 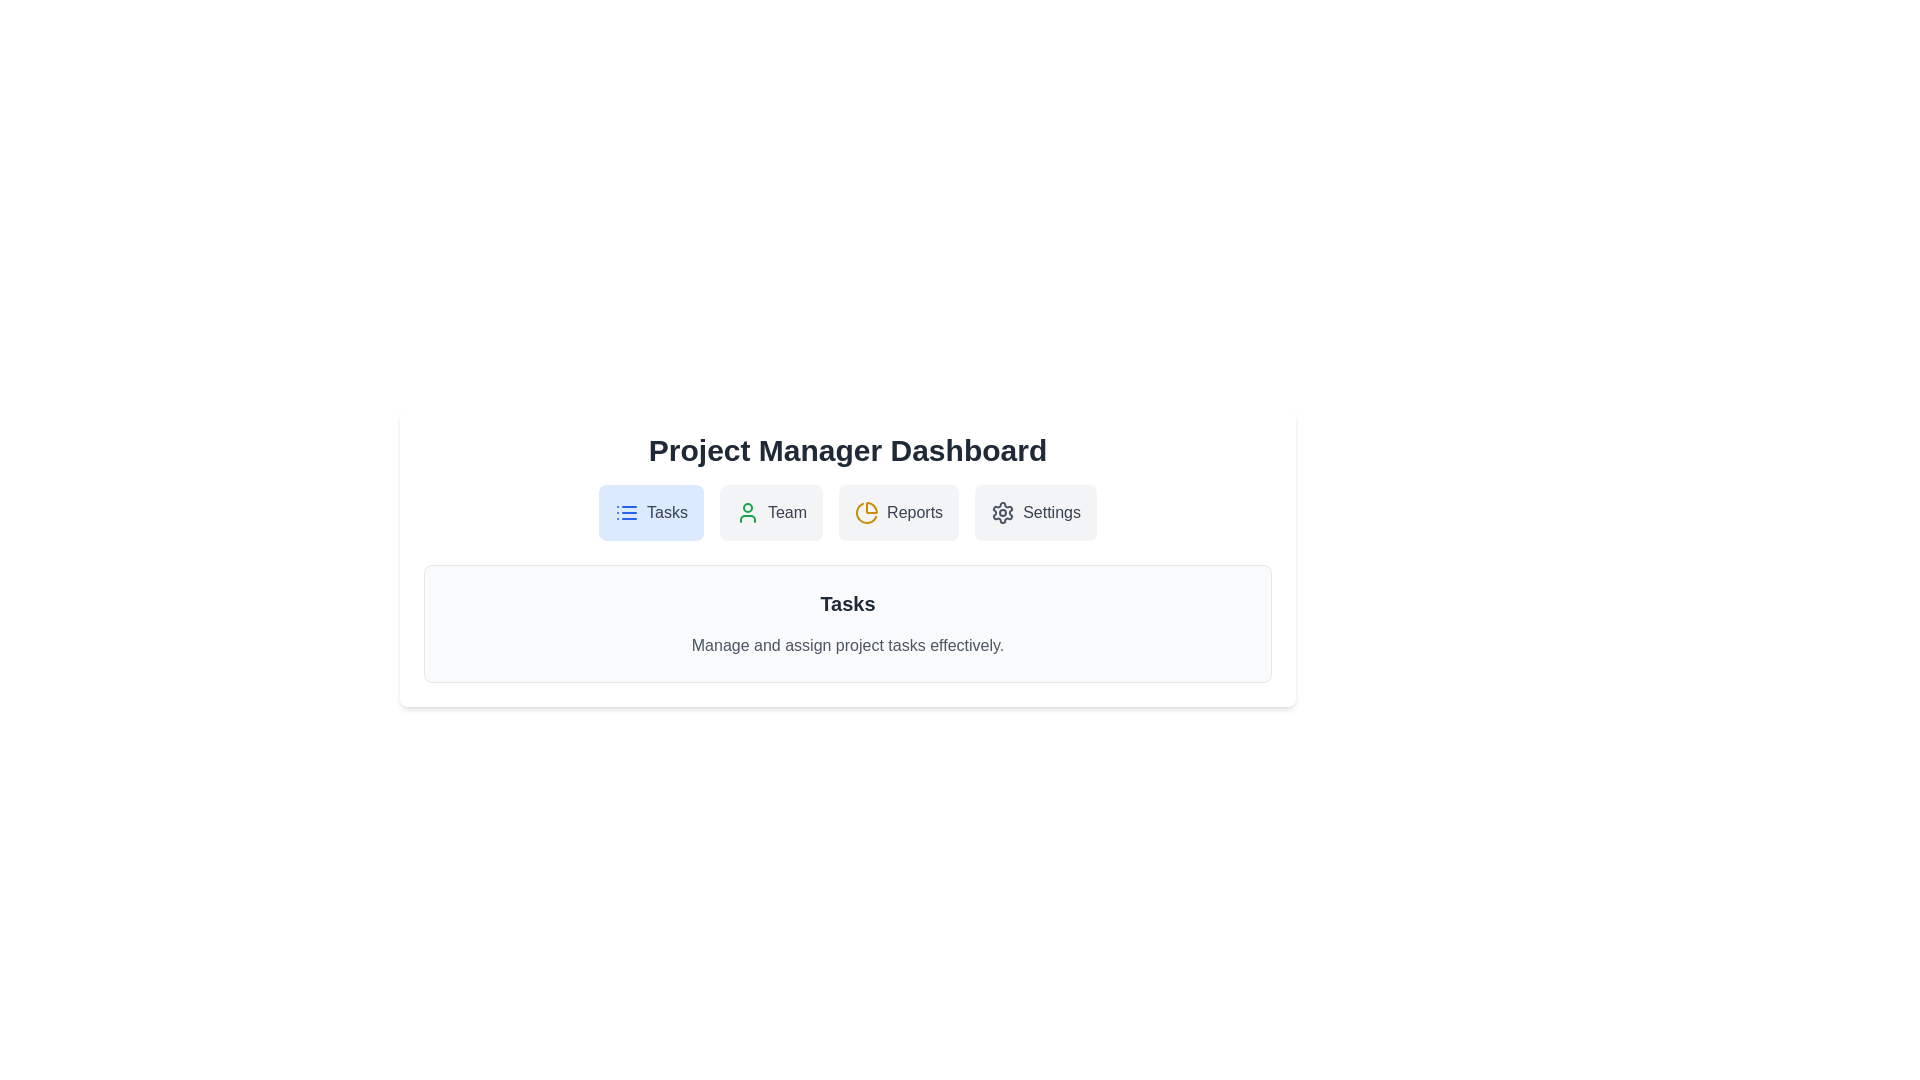 What do you see at coordinates (651, 512) in the screenshot?
I see `the Tasks tab` at bounding box center [651, 512].